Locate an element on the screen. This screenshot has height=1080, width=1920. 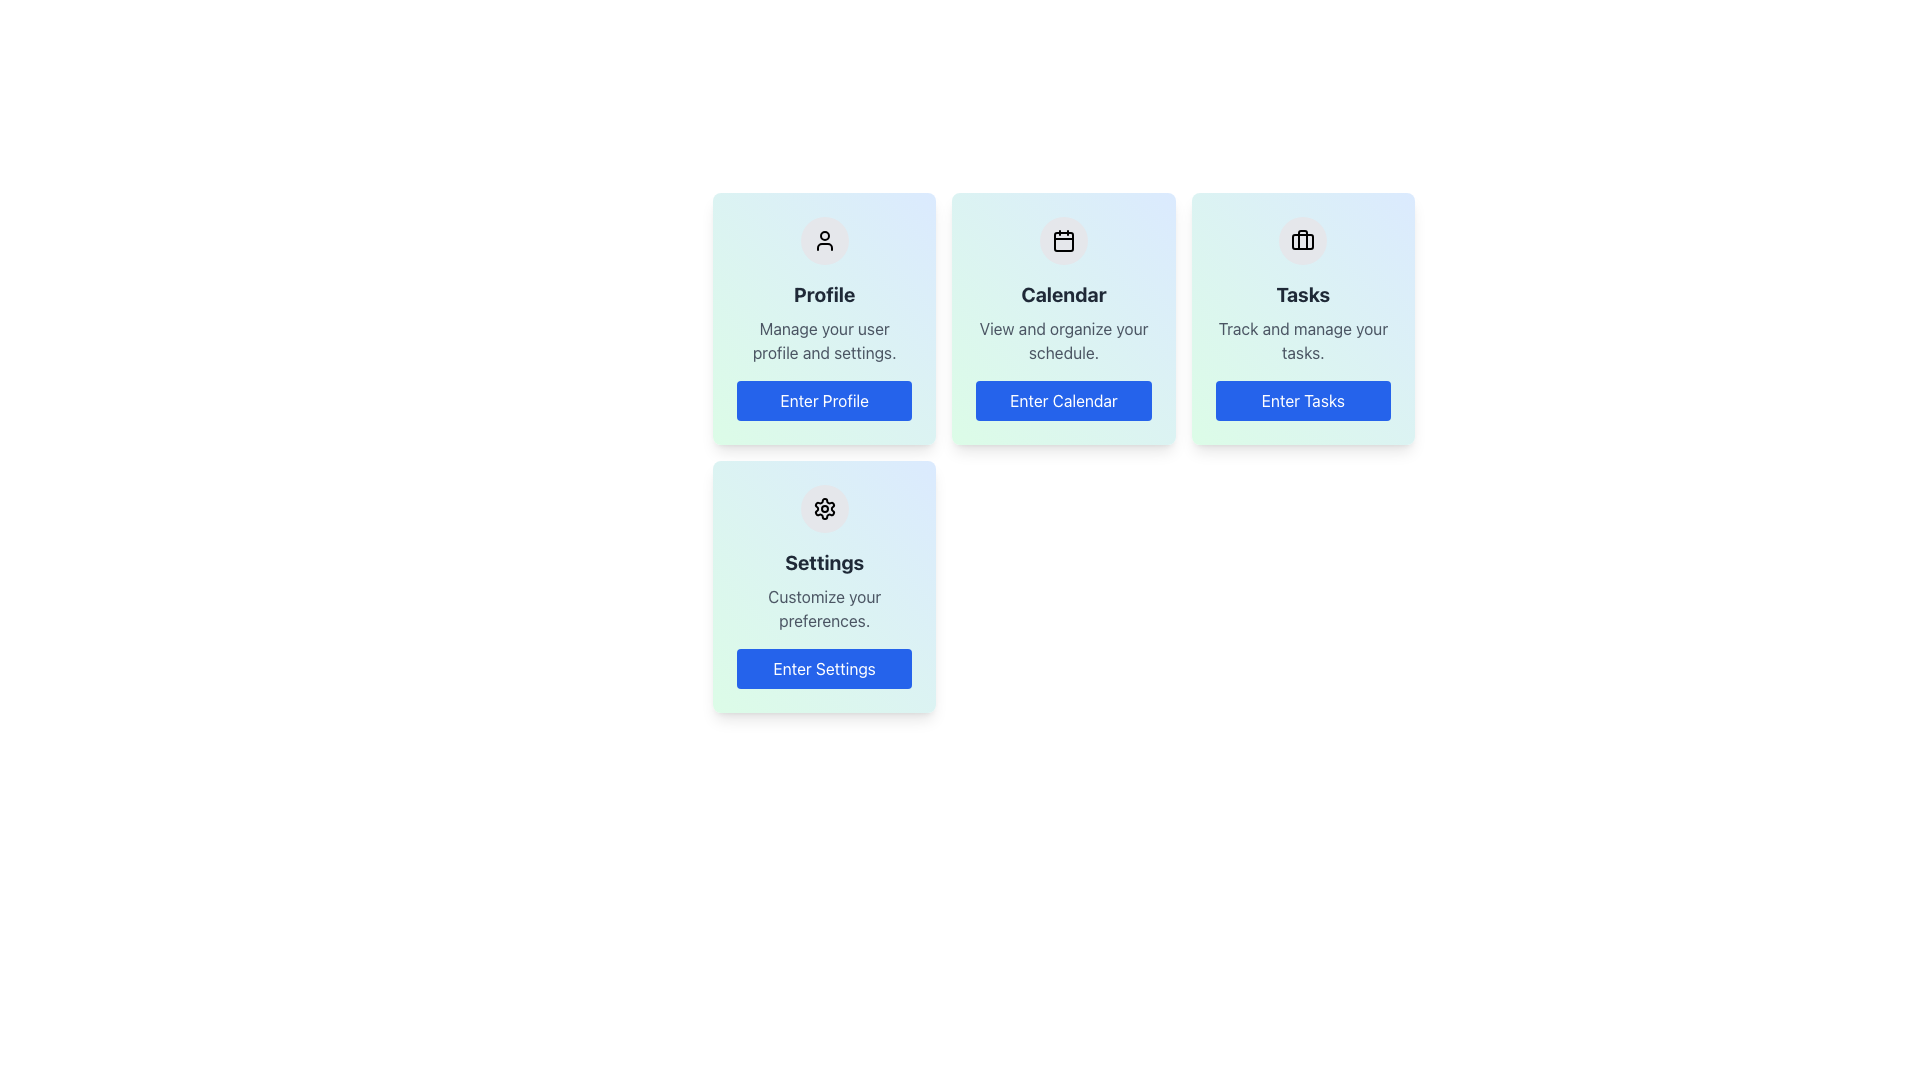
the SVG icon styled as a user figure located in the top-left card of a grid, which represents the user profile section is located at coordinates (824, 239).